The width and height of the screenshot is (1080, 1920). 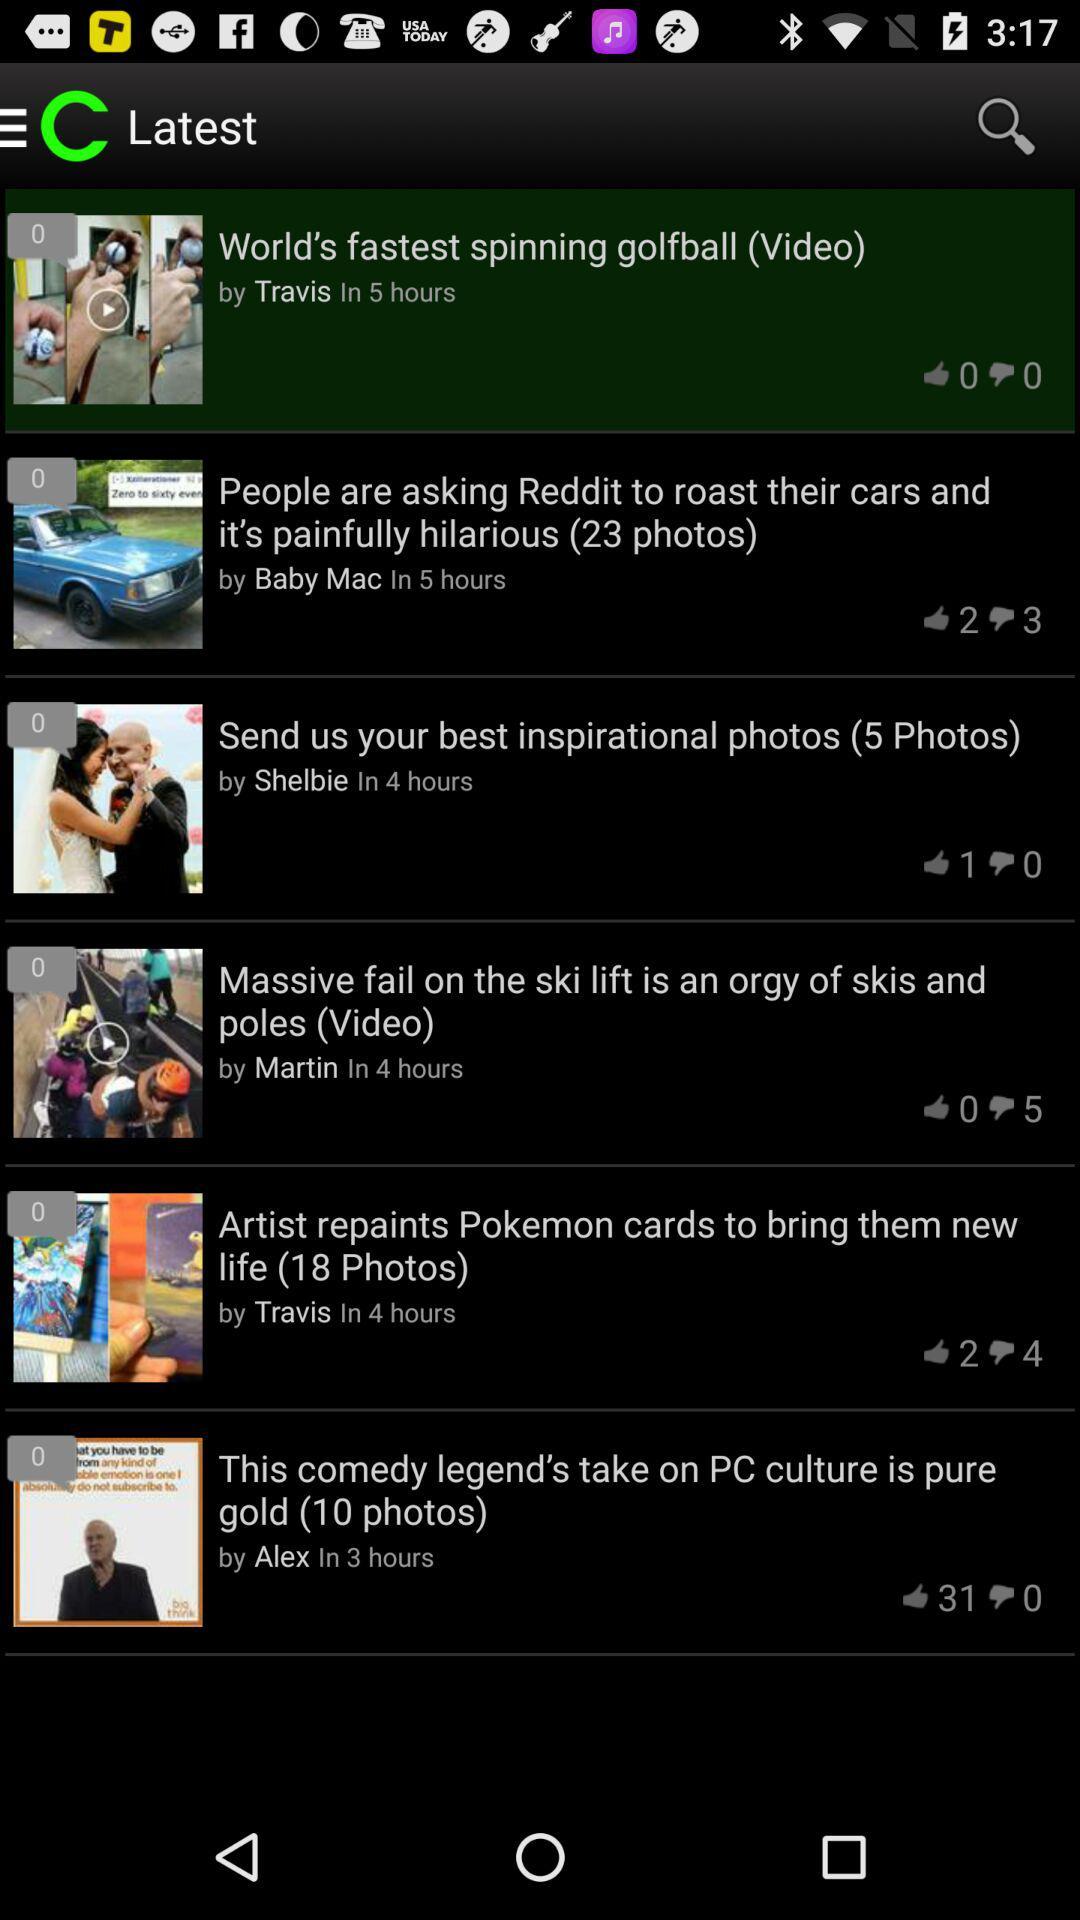 What do you see at coordinates (1006, 124) in the screenshot?
I see `item above the world s fastest app` at bounding box center [1006, 124].